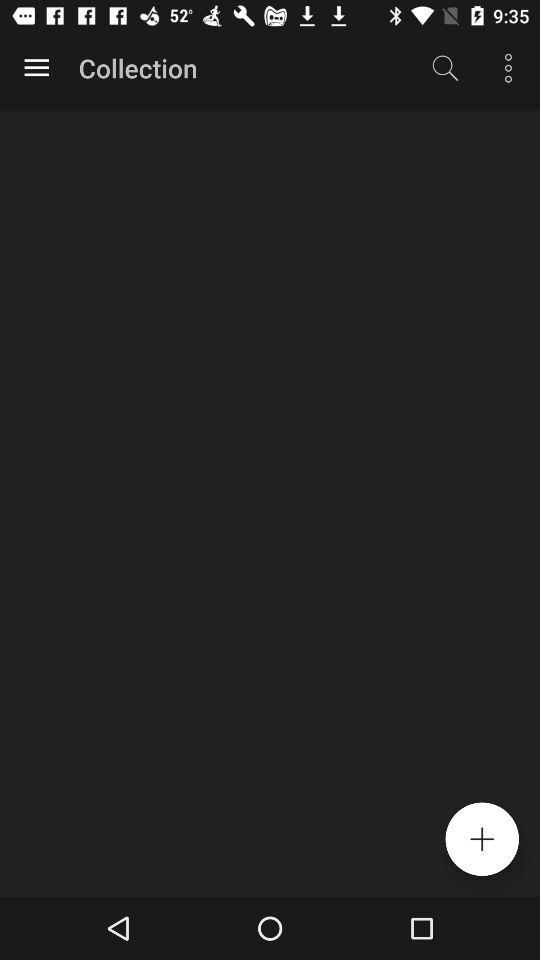 The height and width of the screenshot is (960, 540). I want to click on the item to the left of collection icon, so click(36, 68).